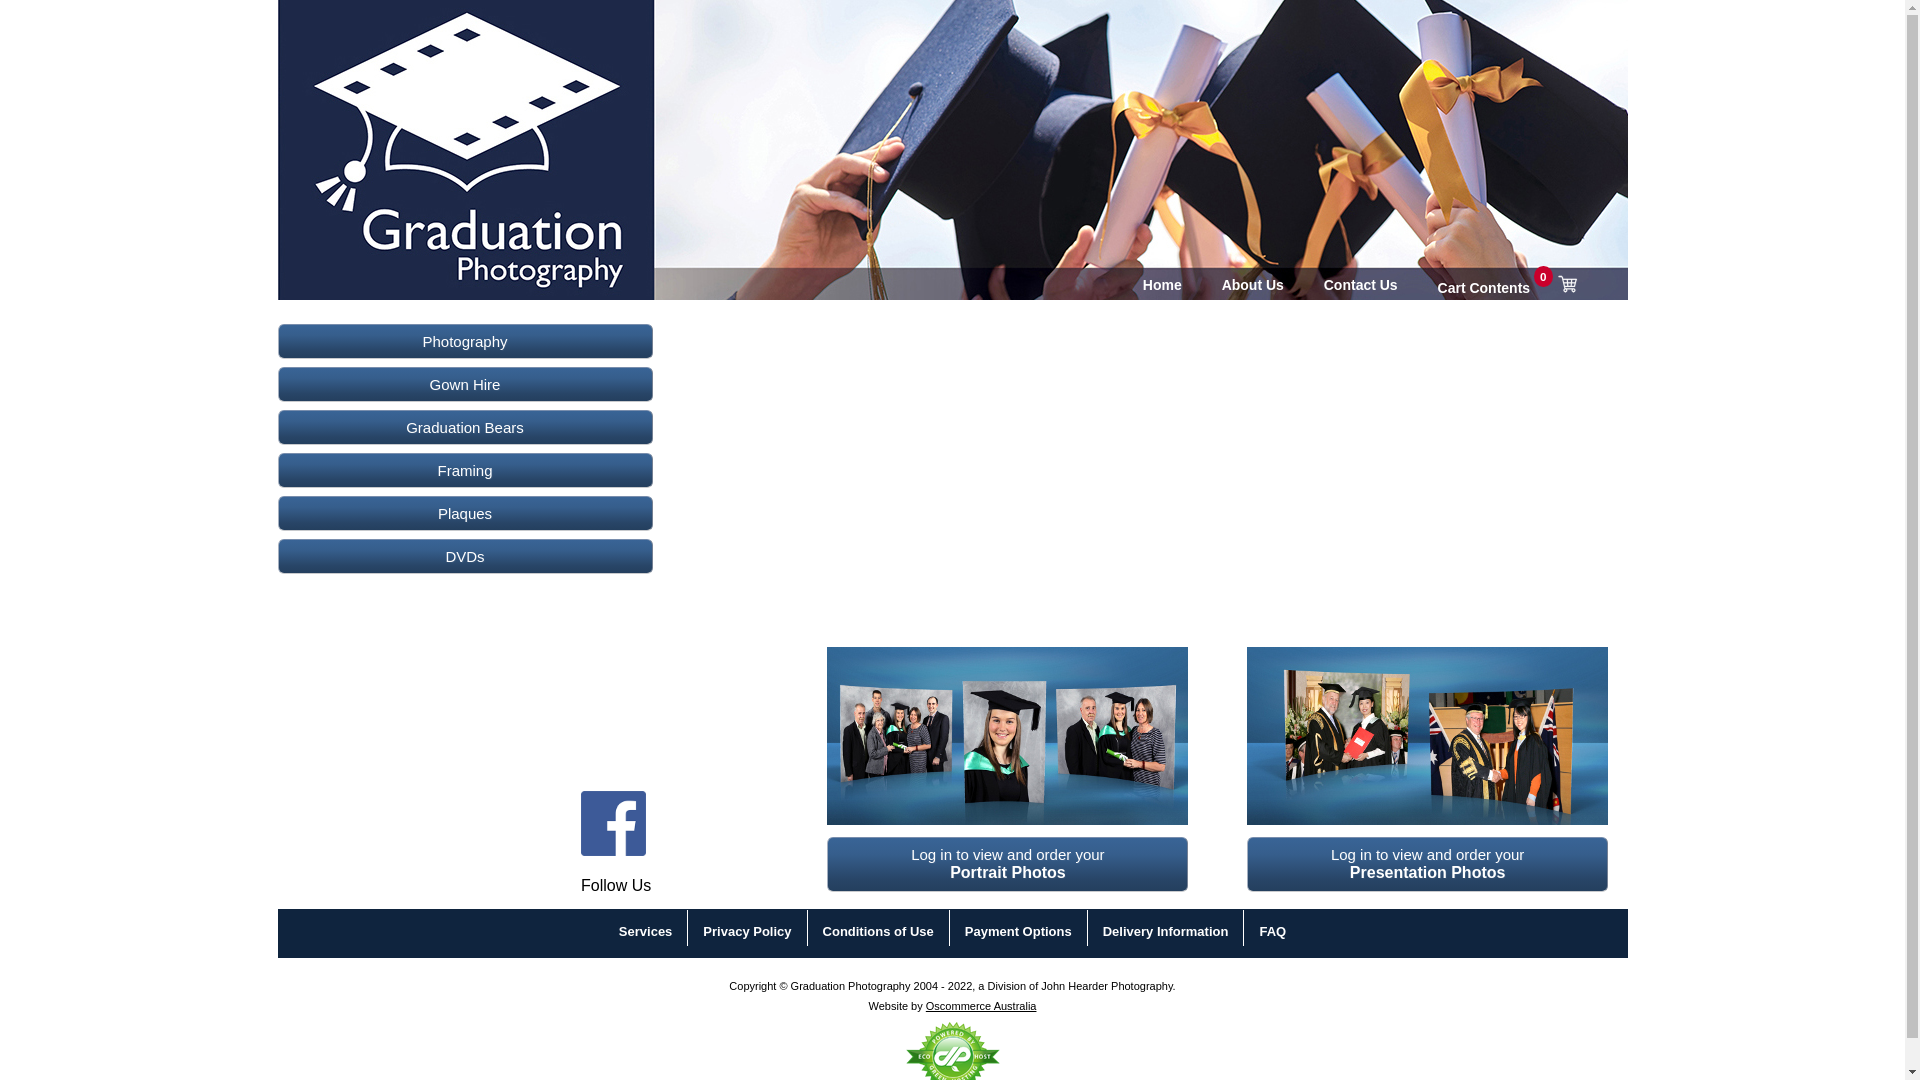 The image size is (1920, 1080). Describe the element at coordinates (878, 931) in the screenshot. I see `'Conditions of Use'` at that location.